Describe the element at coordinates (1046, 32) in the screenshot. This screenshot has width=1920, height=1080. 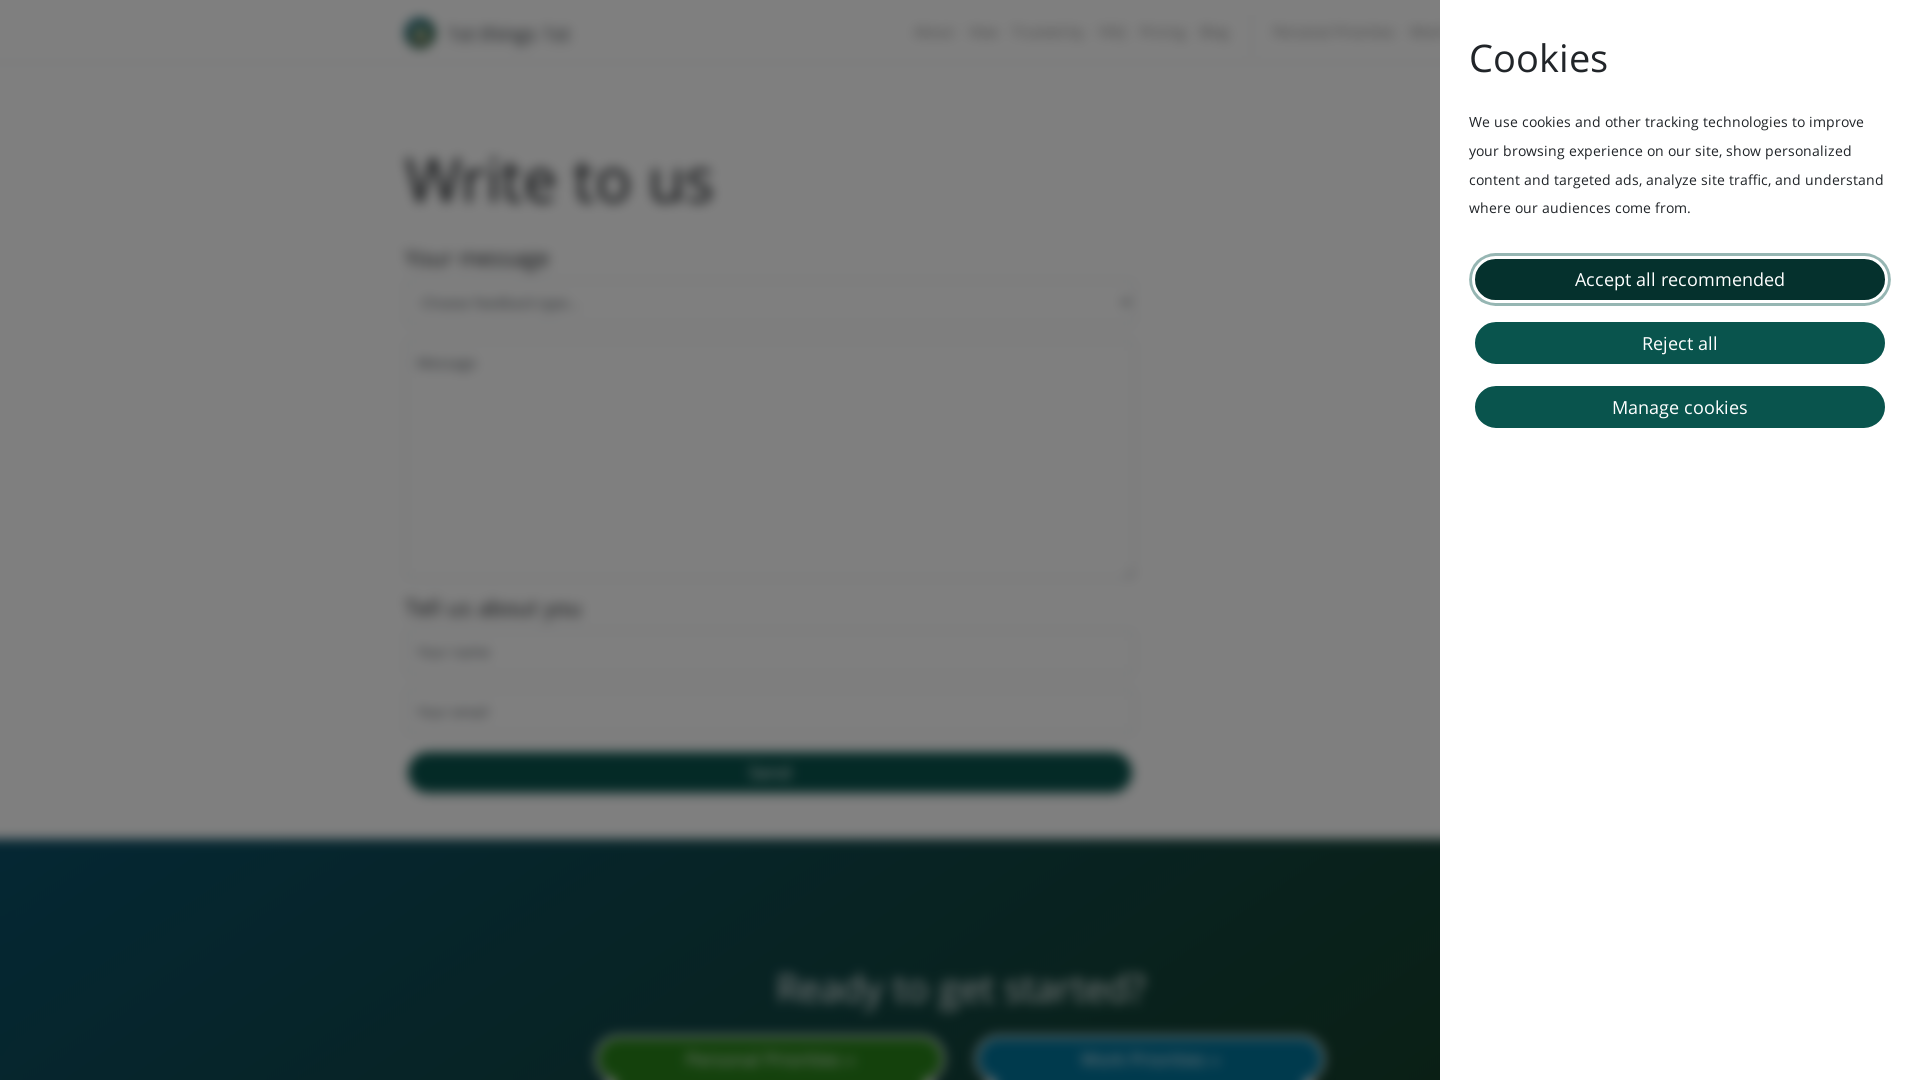
I see `'Trusted by'` at that location.